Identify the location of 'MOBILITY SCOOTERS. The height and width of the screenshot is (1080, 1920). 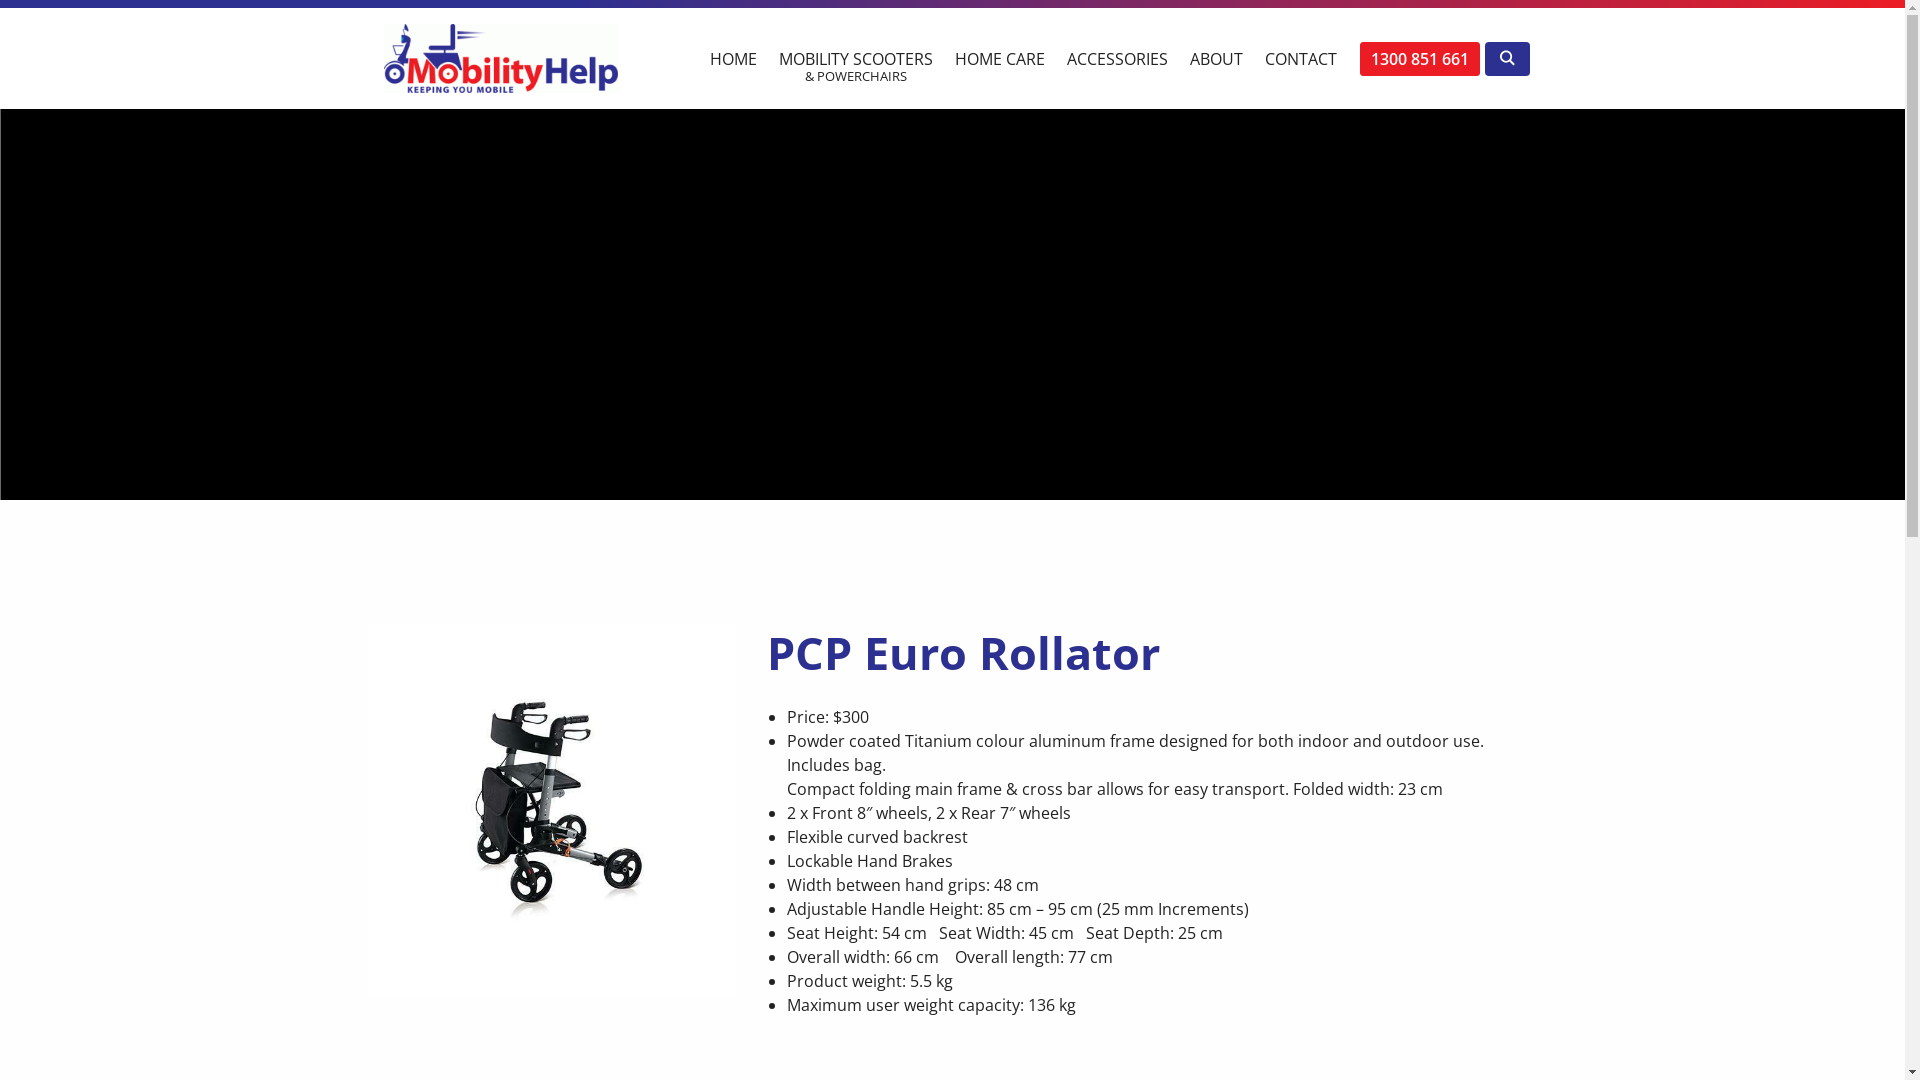
(855, 57).